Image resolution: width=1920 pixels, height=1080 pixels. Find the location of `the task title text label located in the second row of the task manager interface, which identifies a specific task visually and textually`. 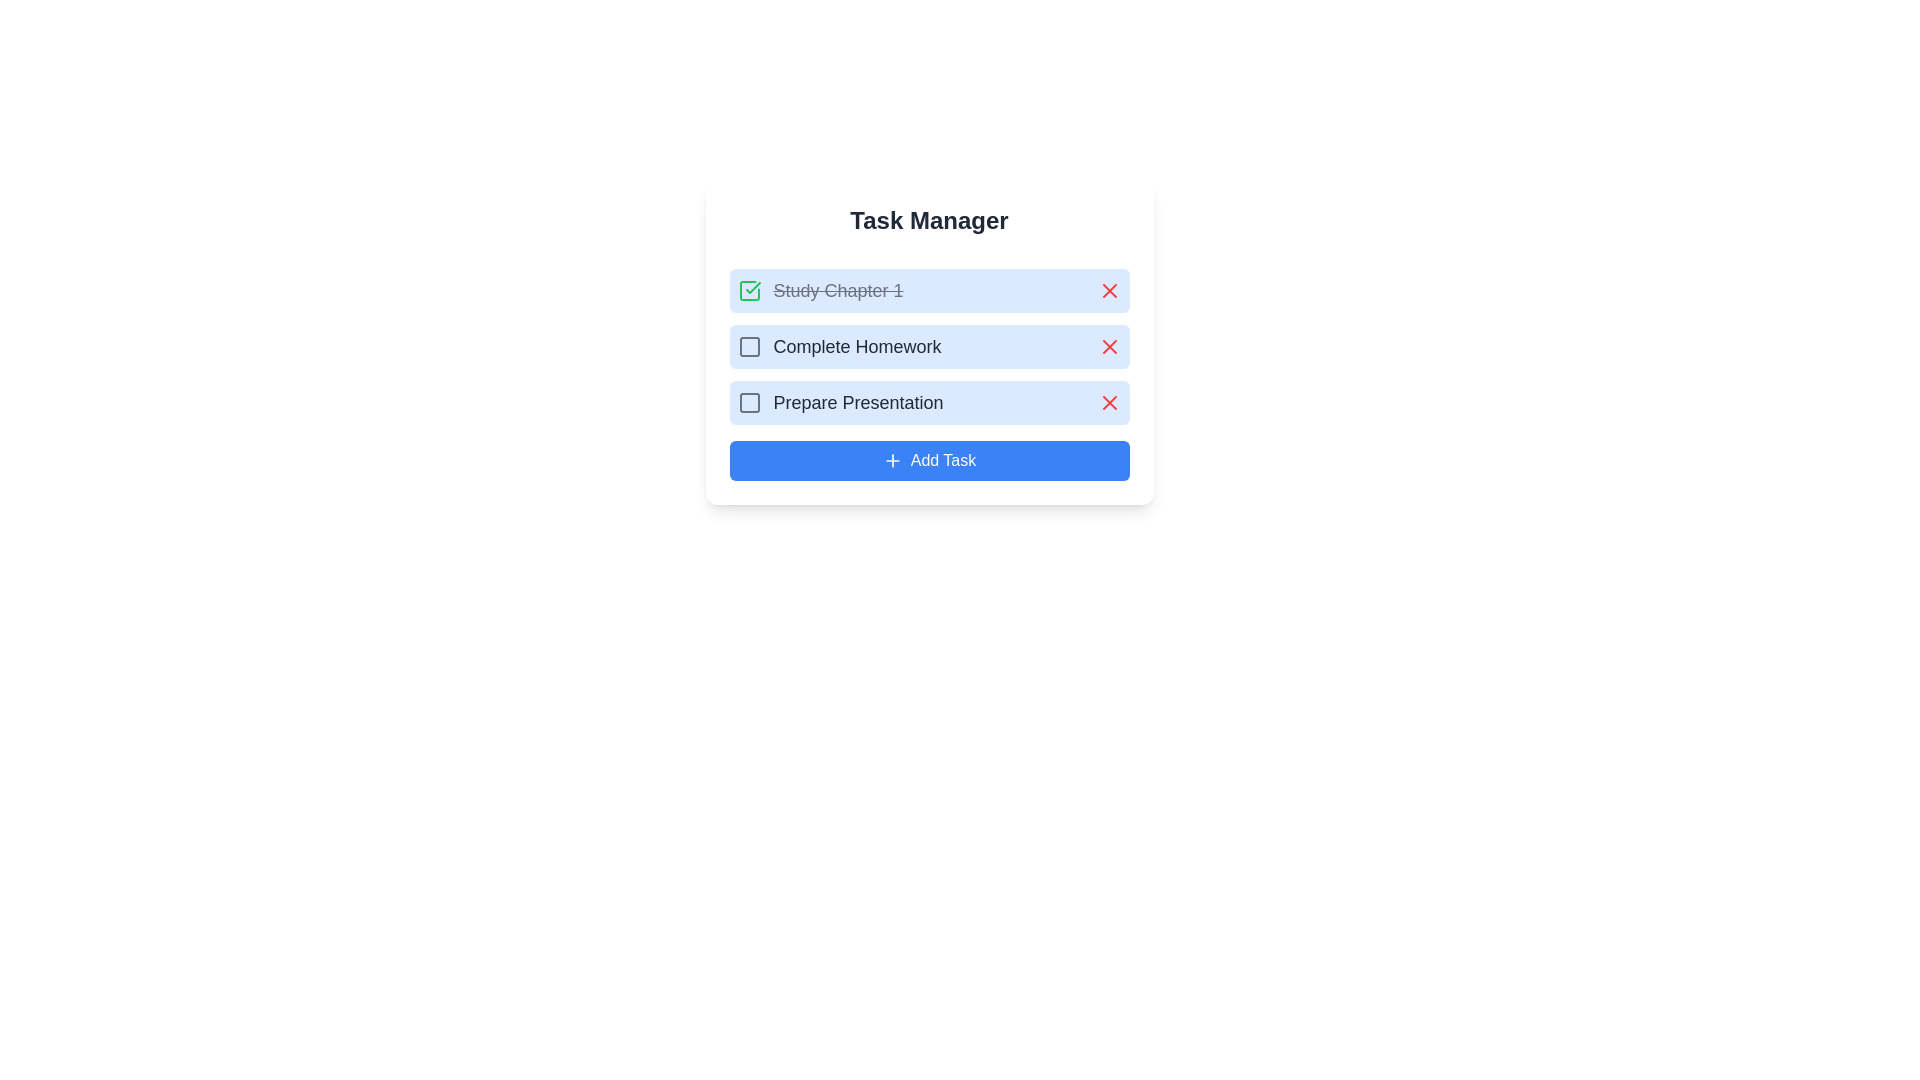

the task title text label located in the second row of the task manager interface, which identifies a specific task visually and textually is located at coordinates (857, 346).